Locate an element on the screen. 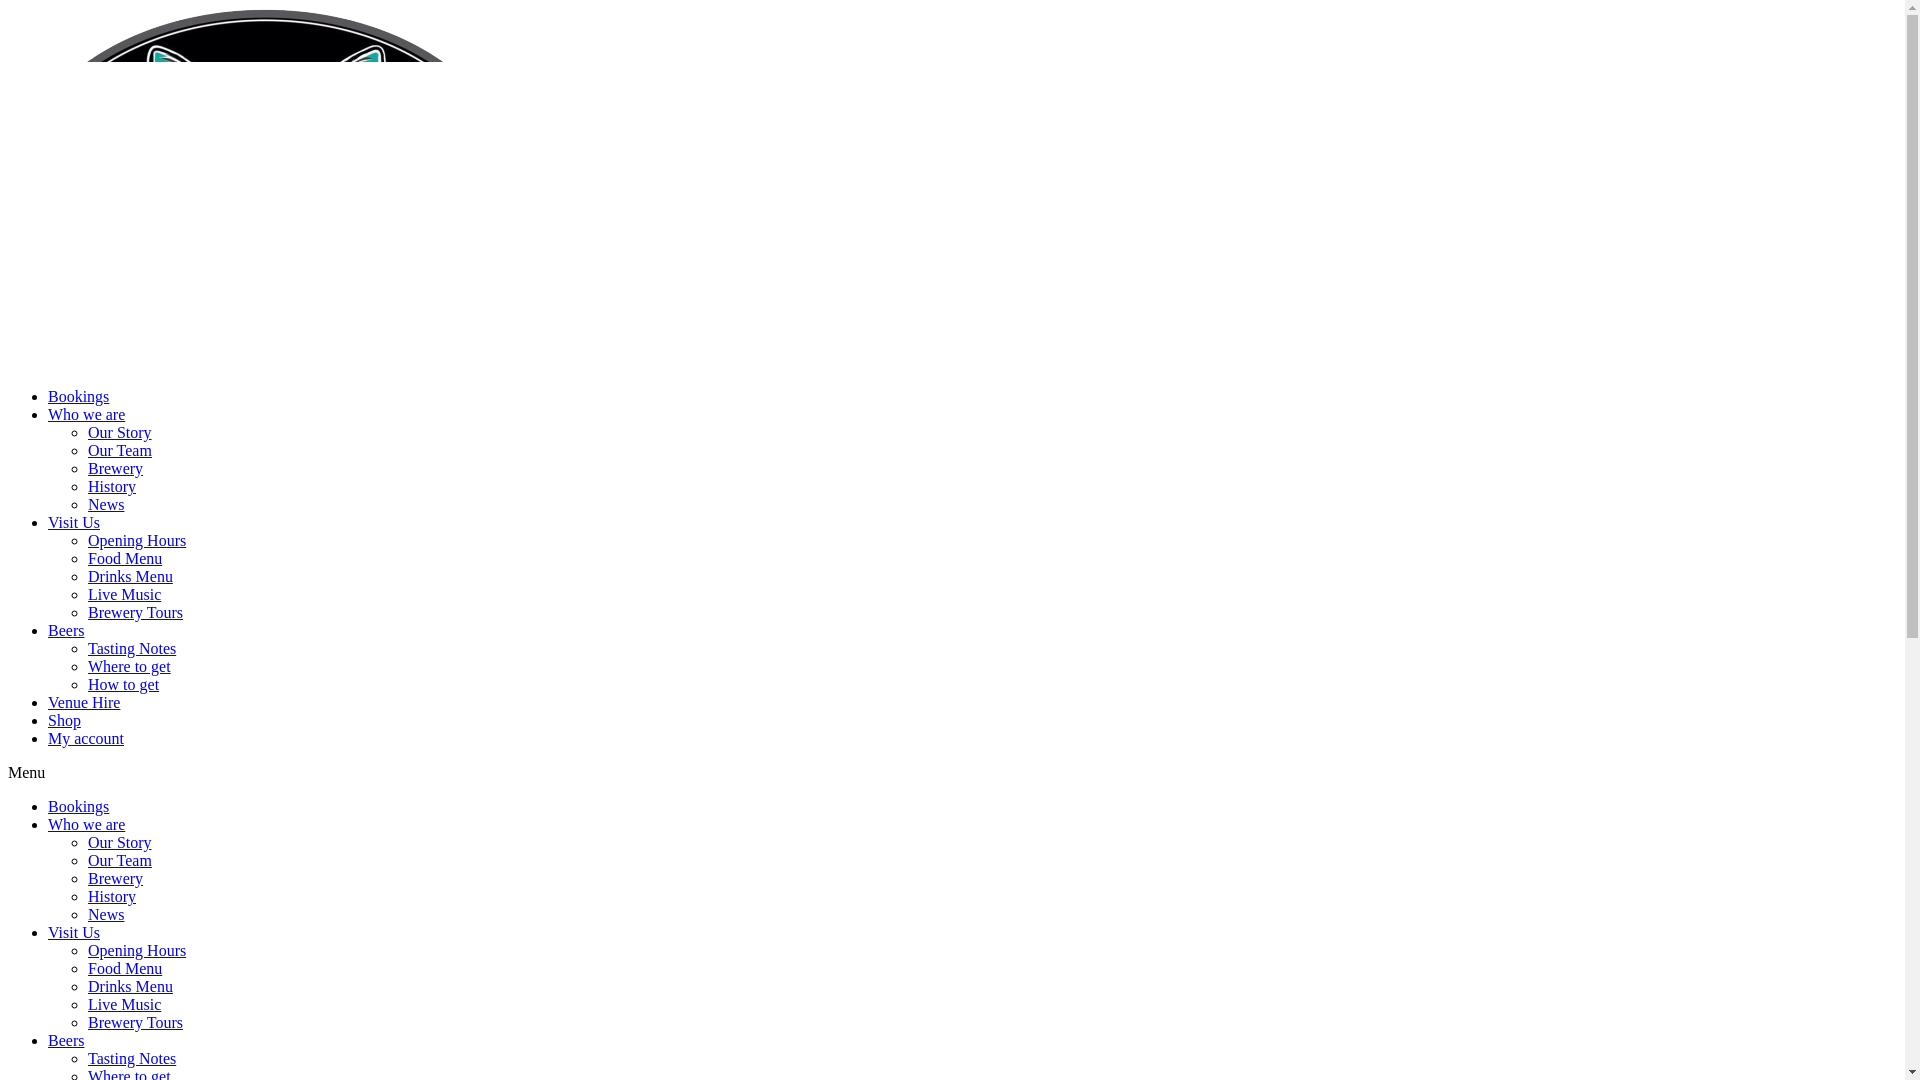 This screenshot has width=1920, height=1080. 'Where to get' is located at coordinates (128, 666).